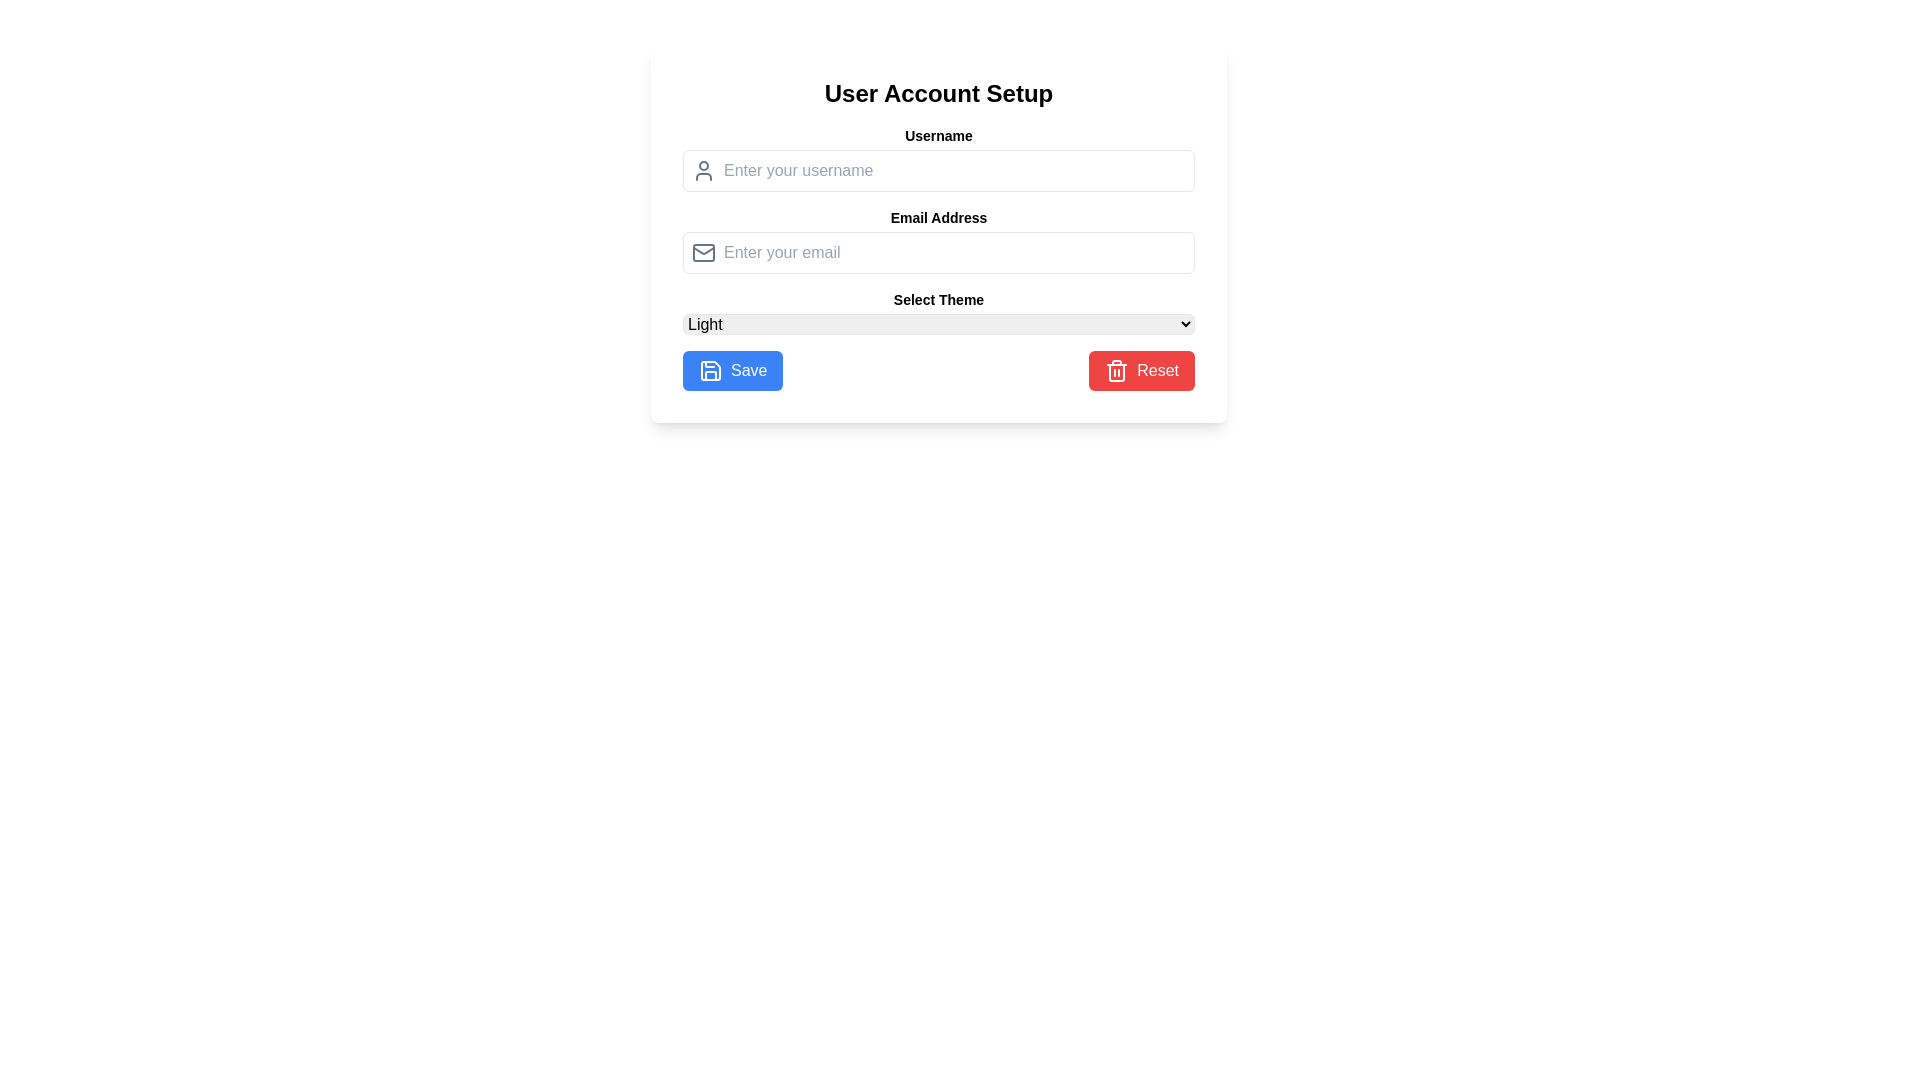 This screenshot has width=1920, height=1080. Describe the element at coordinates (938, 312) in the screenshot. I see `the 'Select Theme' dropdown menu` at that location.